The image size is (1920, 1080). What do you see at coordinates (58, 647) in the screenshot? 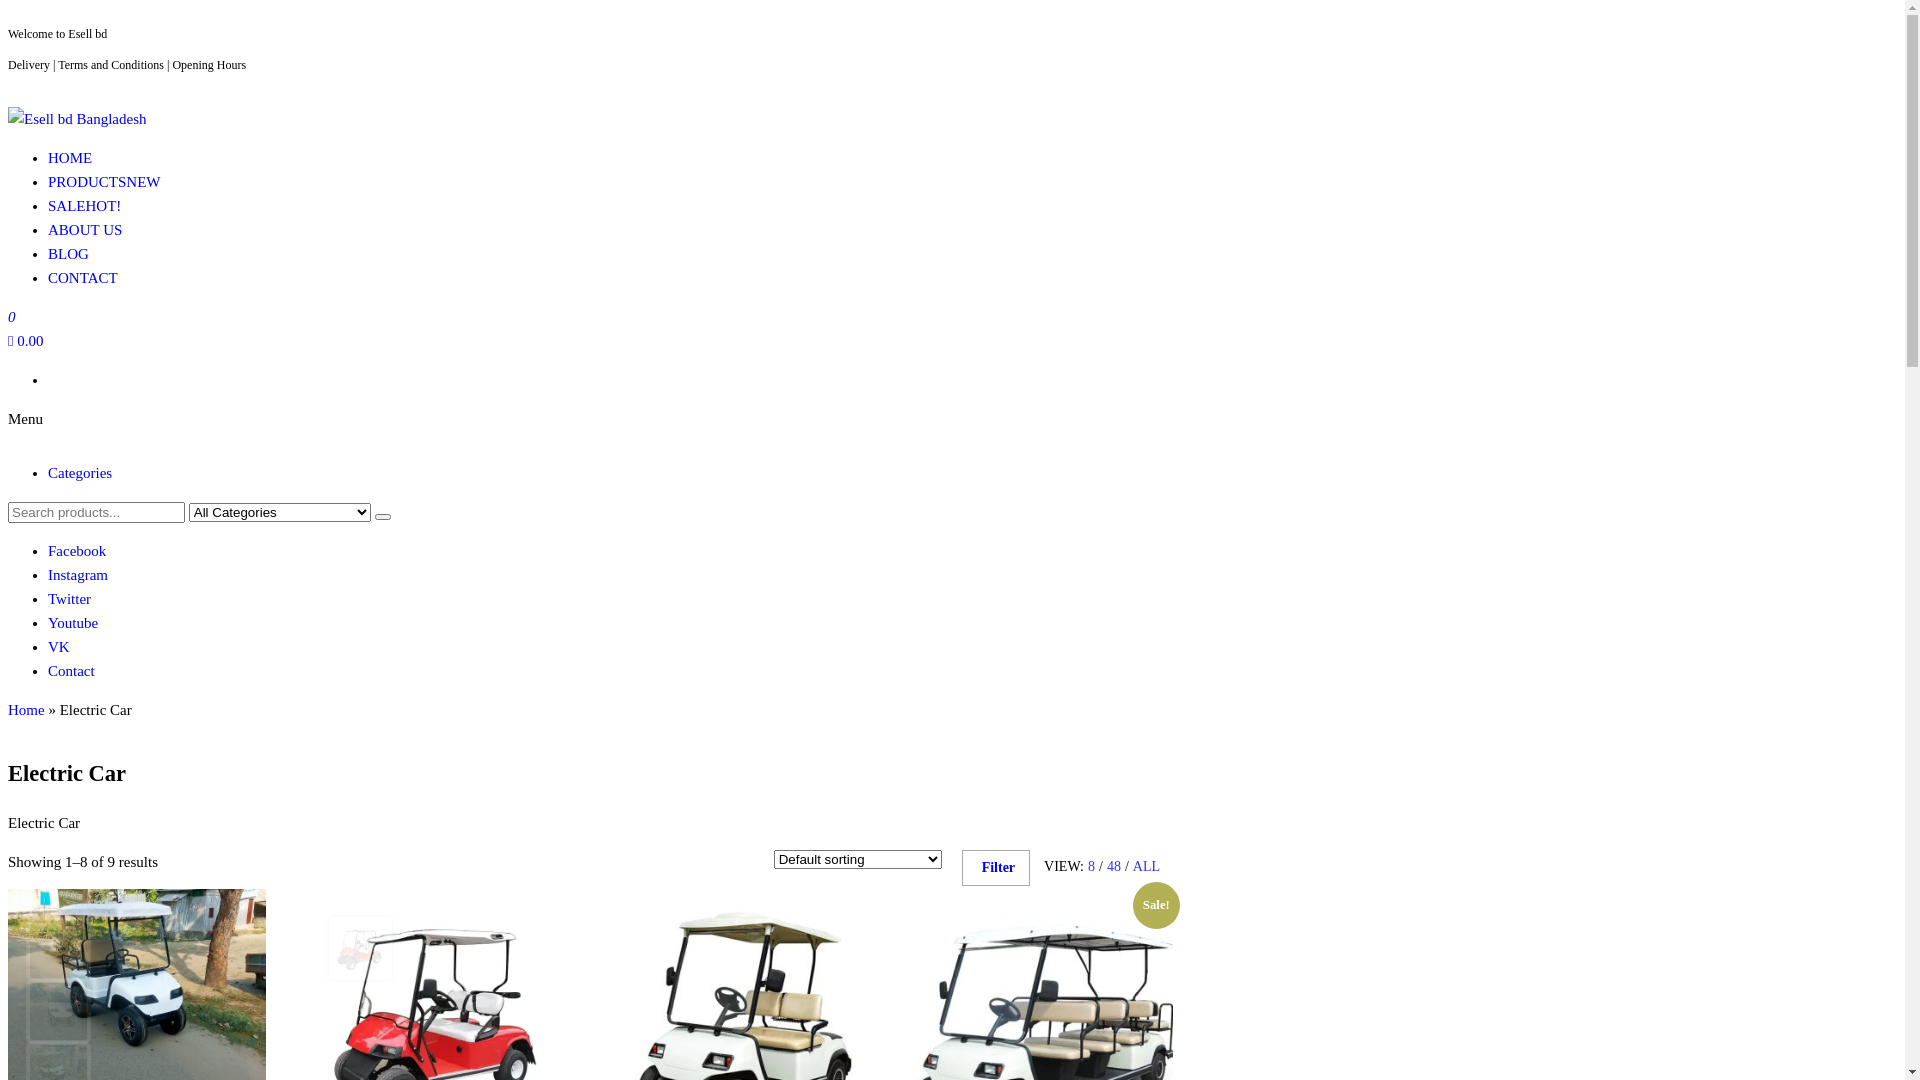
I see `'VK'` at bounding box center [58, 647].